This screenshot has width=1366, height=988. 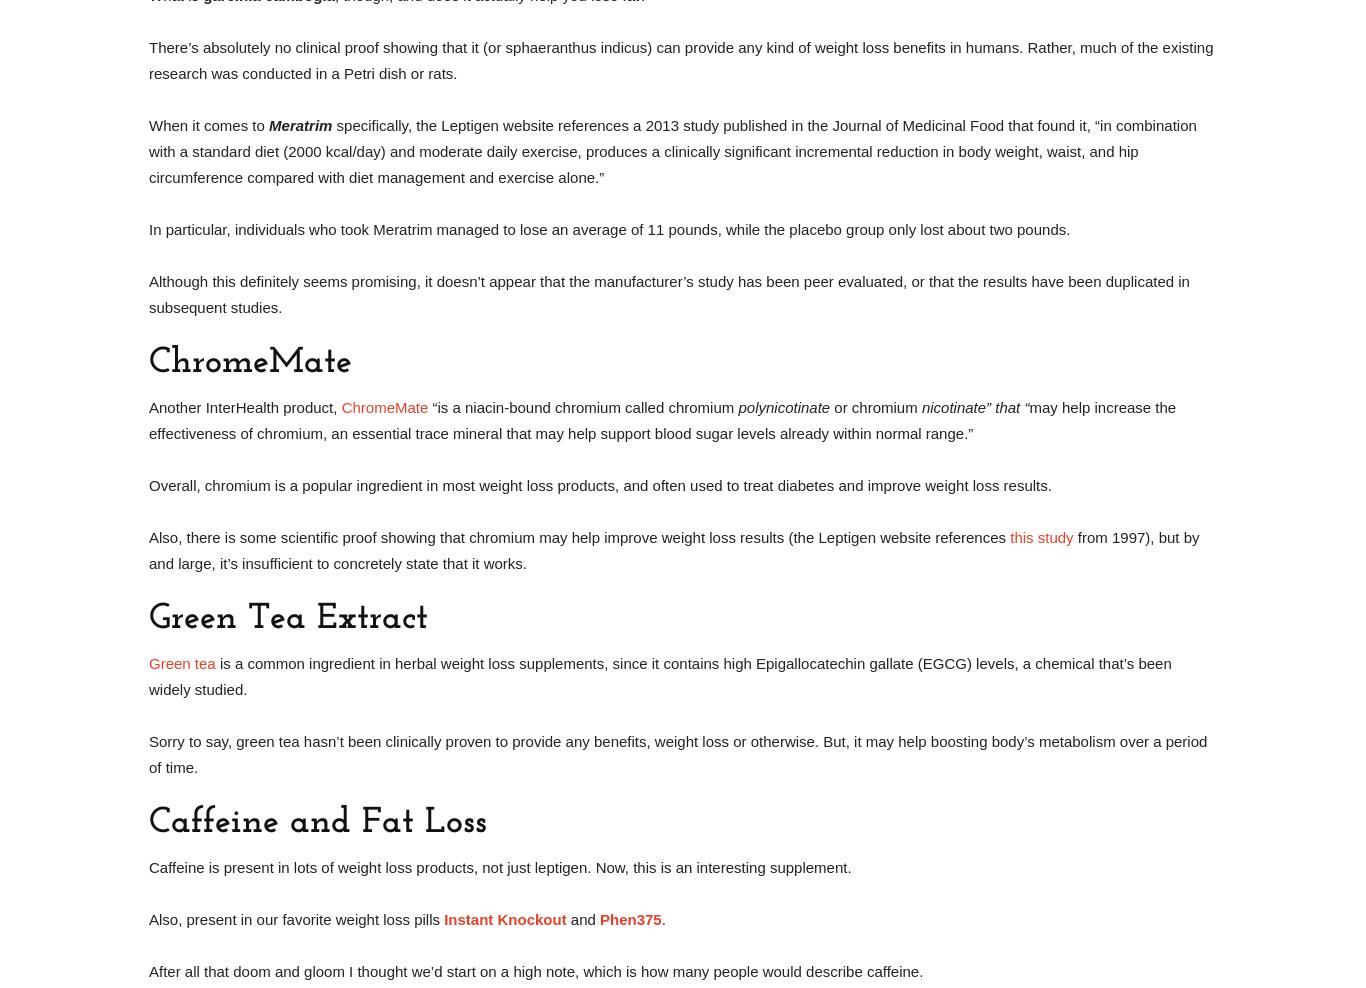 What do you see at coordinates (920, 406) in the screenshot?
I see `'nicotinate'` at bounding box center [920, 406].